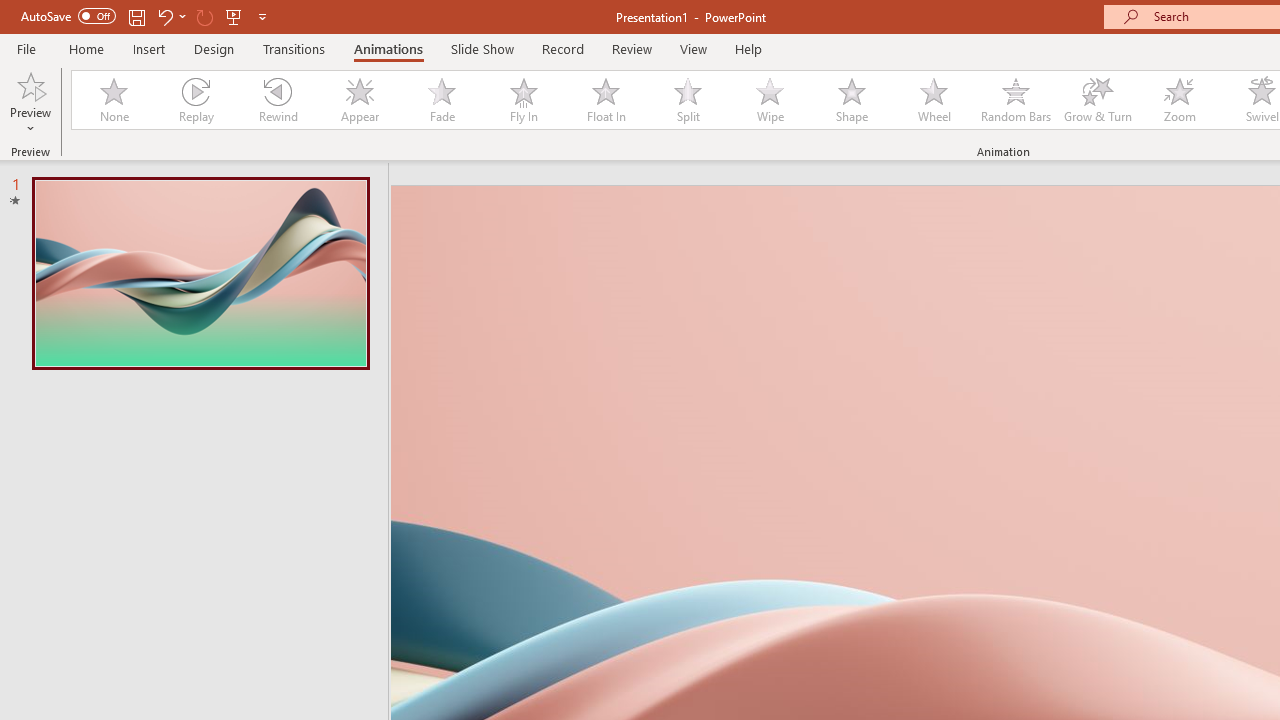 The width and height of the screenshot is (1280, 720). Describe the element at coordinates (688, 100) in the screenshot. I see `'Split'` at that location.